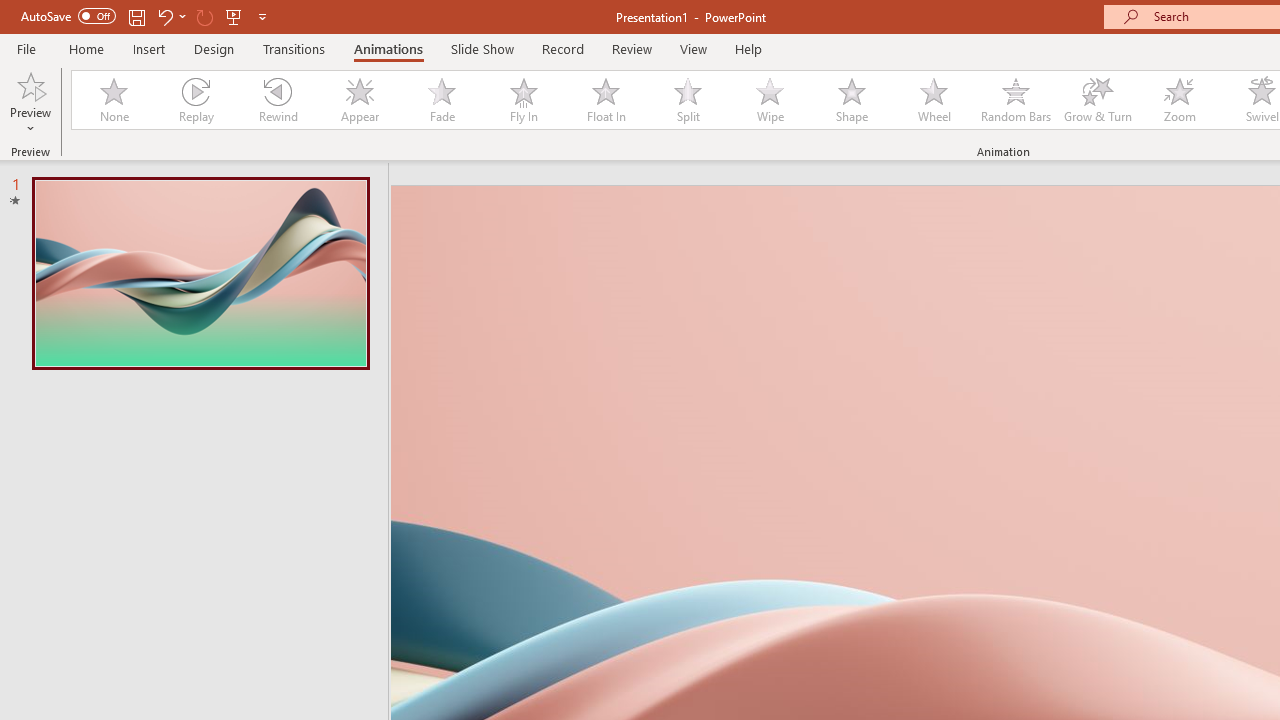 The width and height of the screenshot is (1280, 720). Describe the element at coordinates (688, 100) in the screenshot. I see `'Split'` at that location.